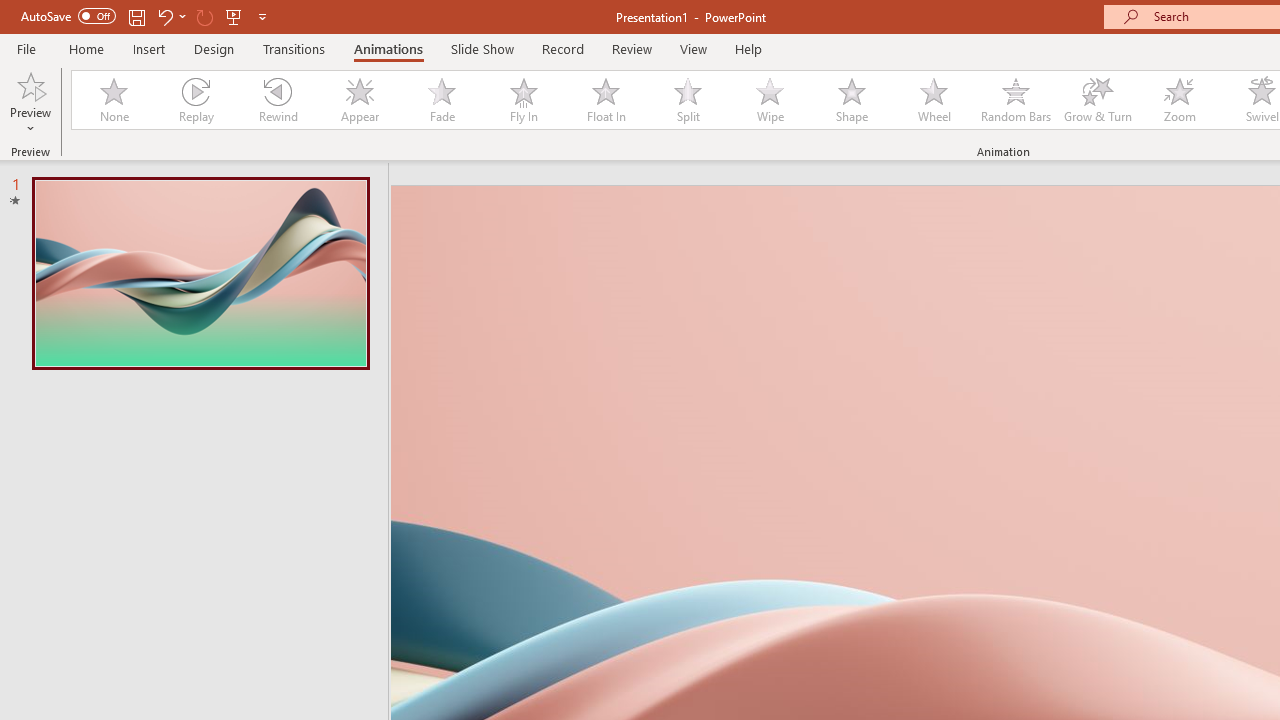 The width and height of the screenshot is (1280, 720). Describe the element at coordinates (688, 100) in the screenshot. I see `'Split'` at that location.